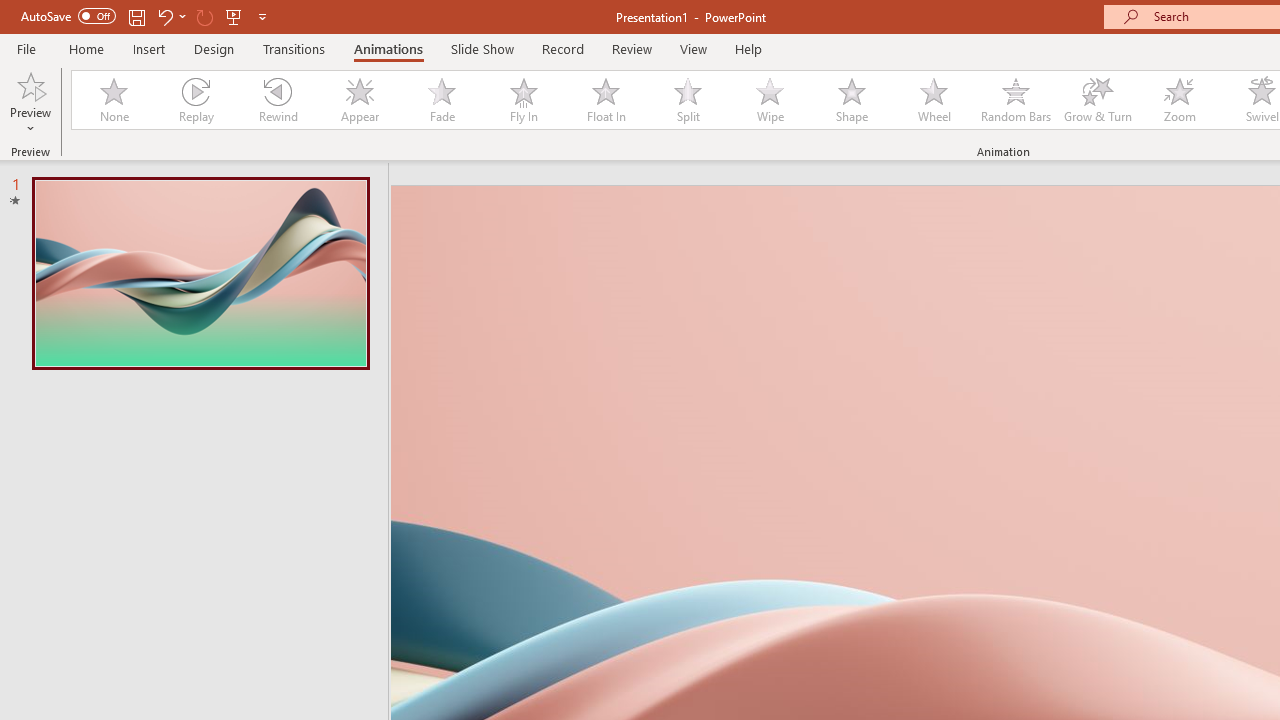 The width and height of the screenshot is (1280, 720). Describe the element at coordinates (688, 100) in the screenshot. I see `'Split'` at that location.